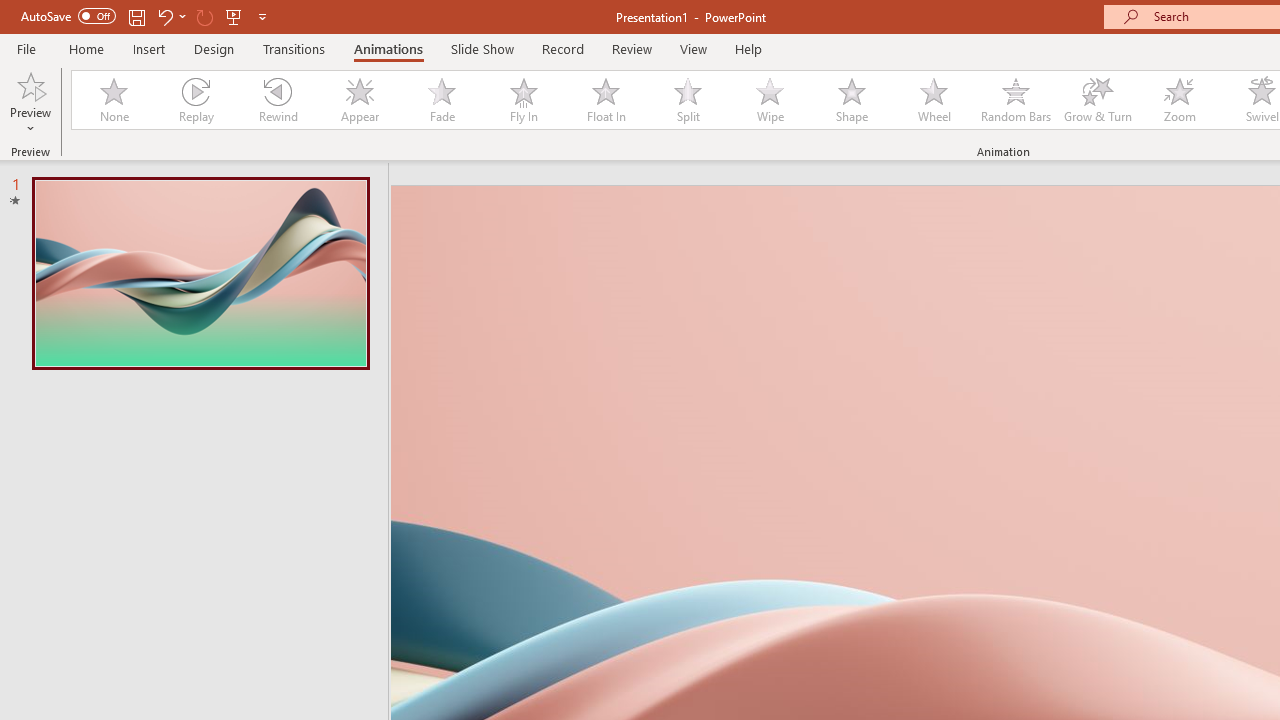 The width and height of the screenshot is (1280, 720). Describe the element at coordinates (688, 100) in the screenshot. I see `'Split'` at that location.